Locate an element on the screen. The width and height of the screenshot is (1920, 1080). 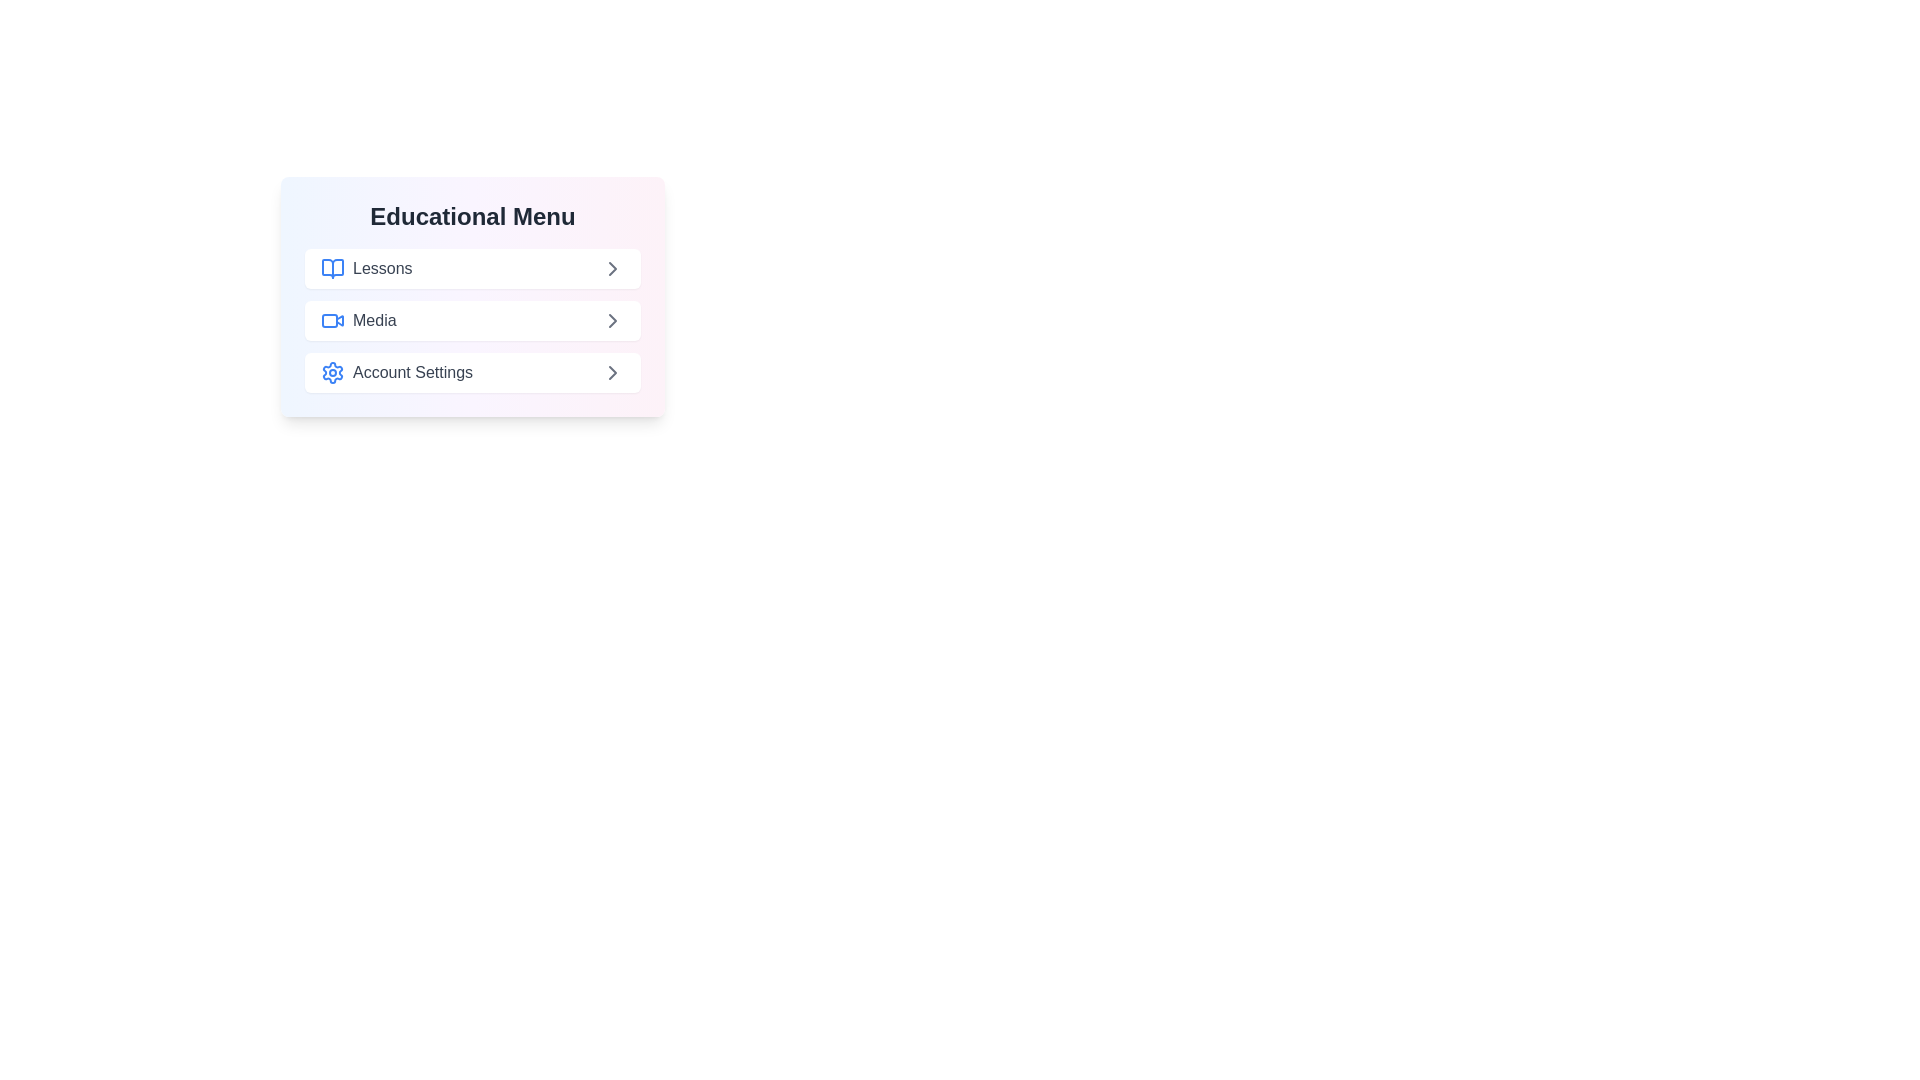
the right-facing chevron arrowhead symbol located near the right edge of the 'Lessons' option in the 'Educational Menu' is located at coordinates (612, 268).